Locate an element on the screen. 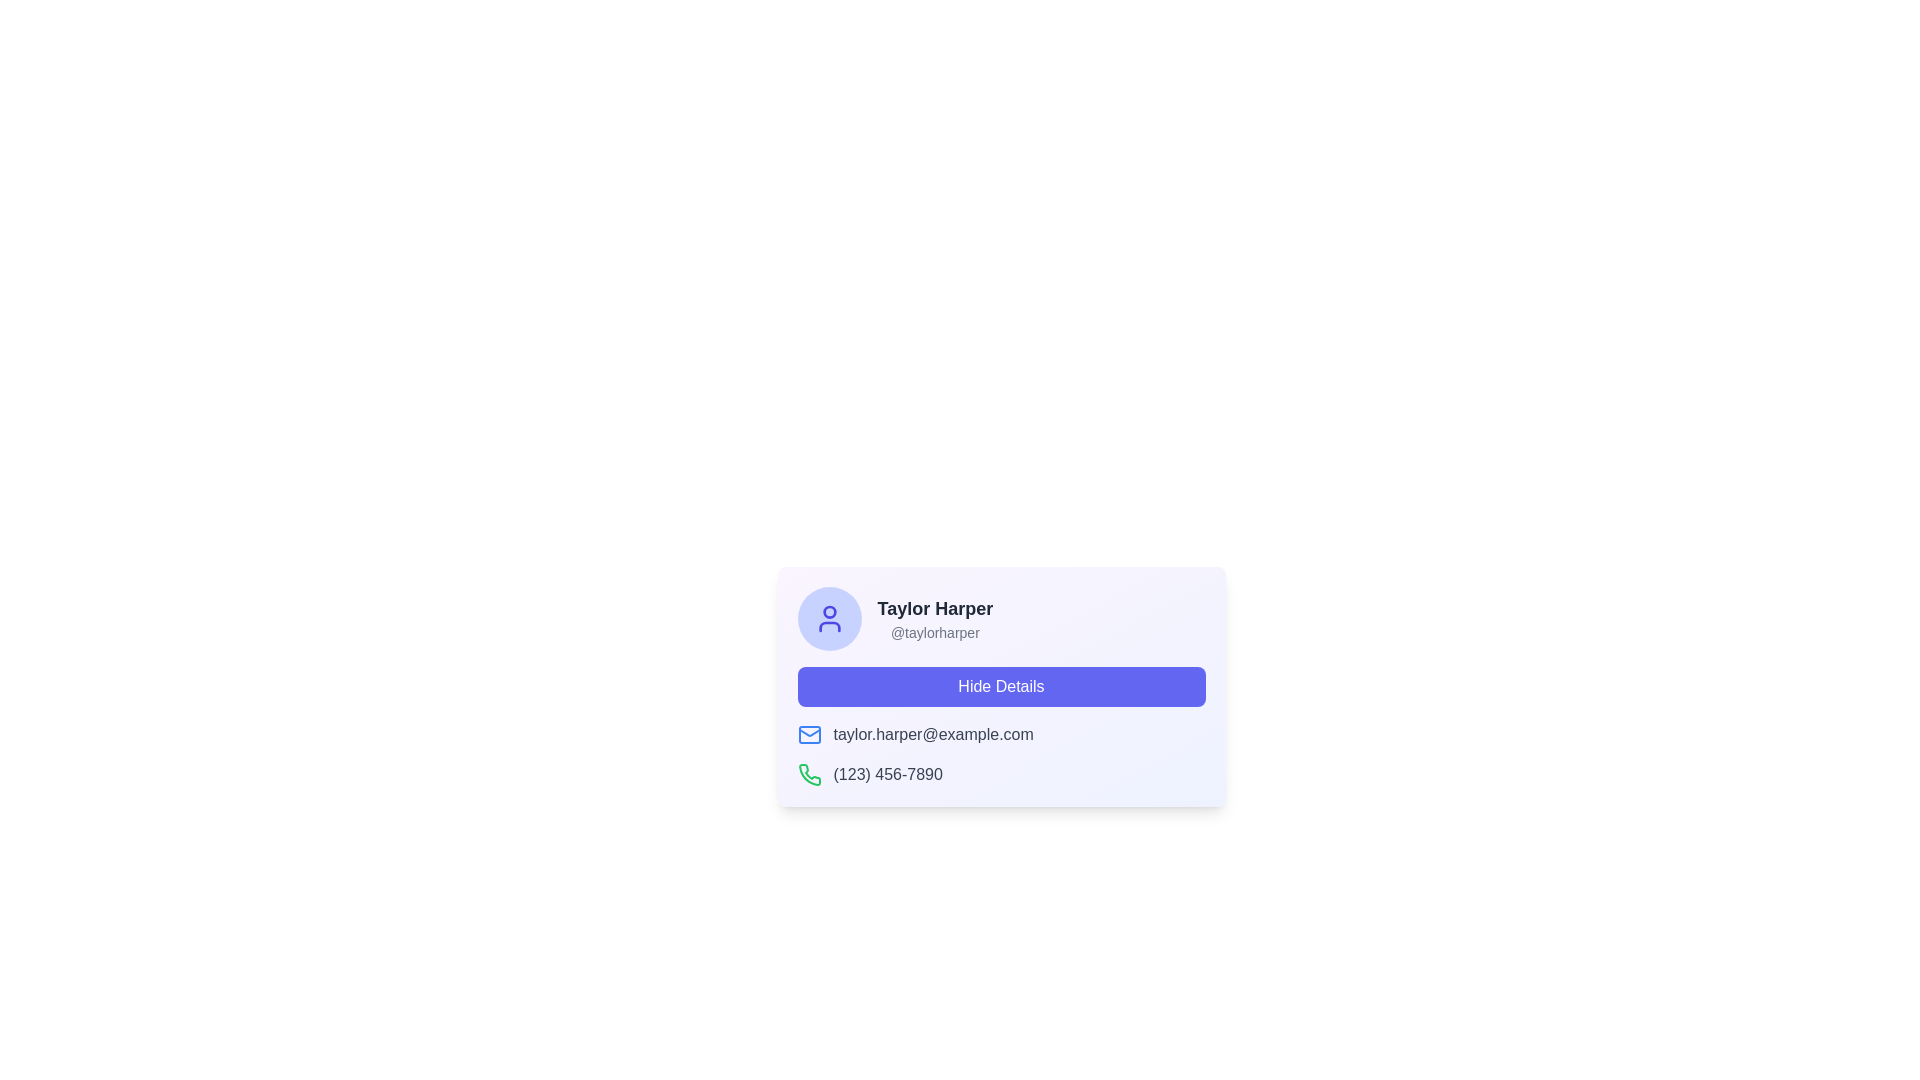  the blue mail icon that signifies an email address, located in the bottom right quadrant of the contact card, left of the email address text and beneath the 'Hide Details' button is located at coordinates (809, 732).